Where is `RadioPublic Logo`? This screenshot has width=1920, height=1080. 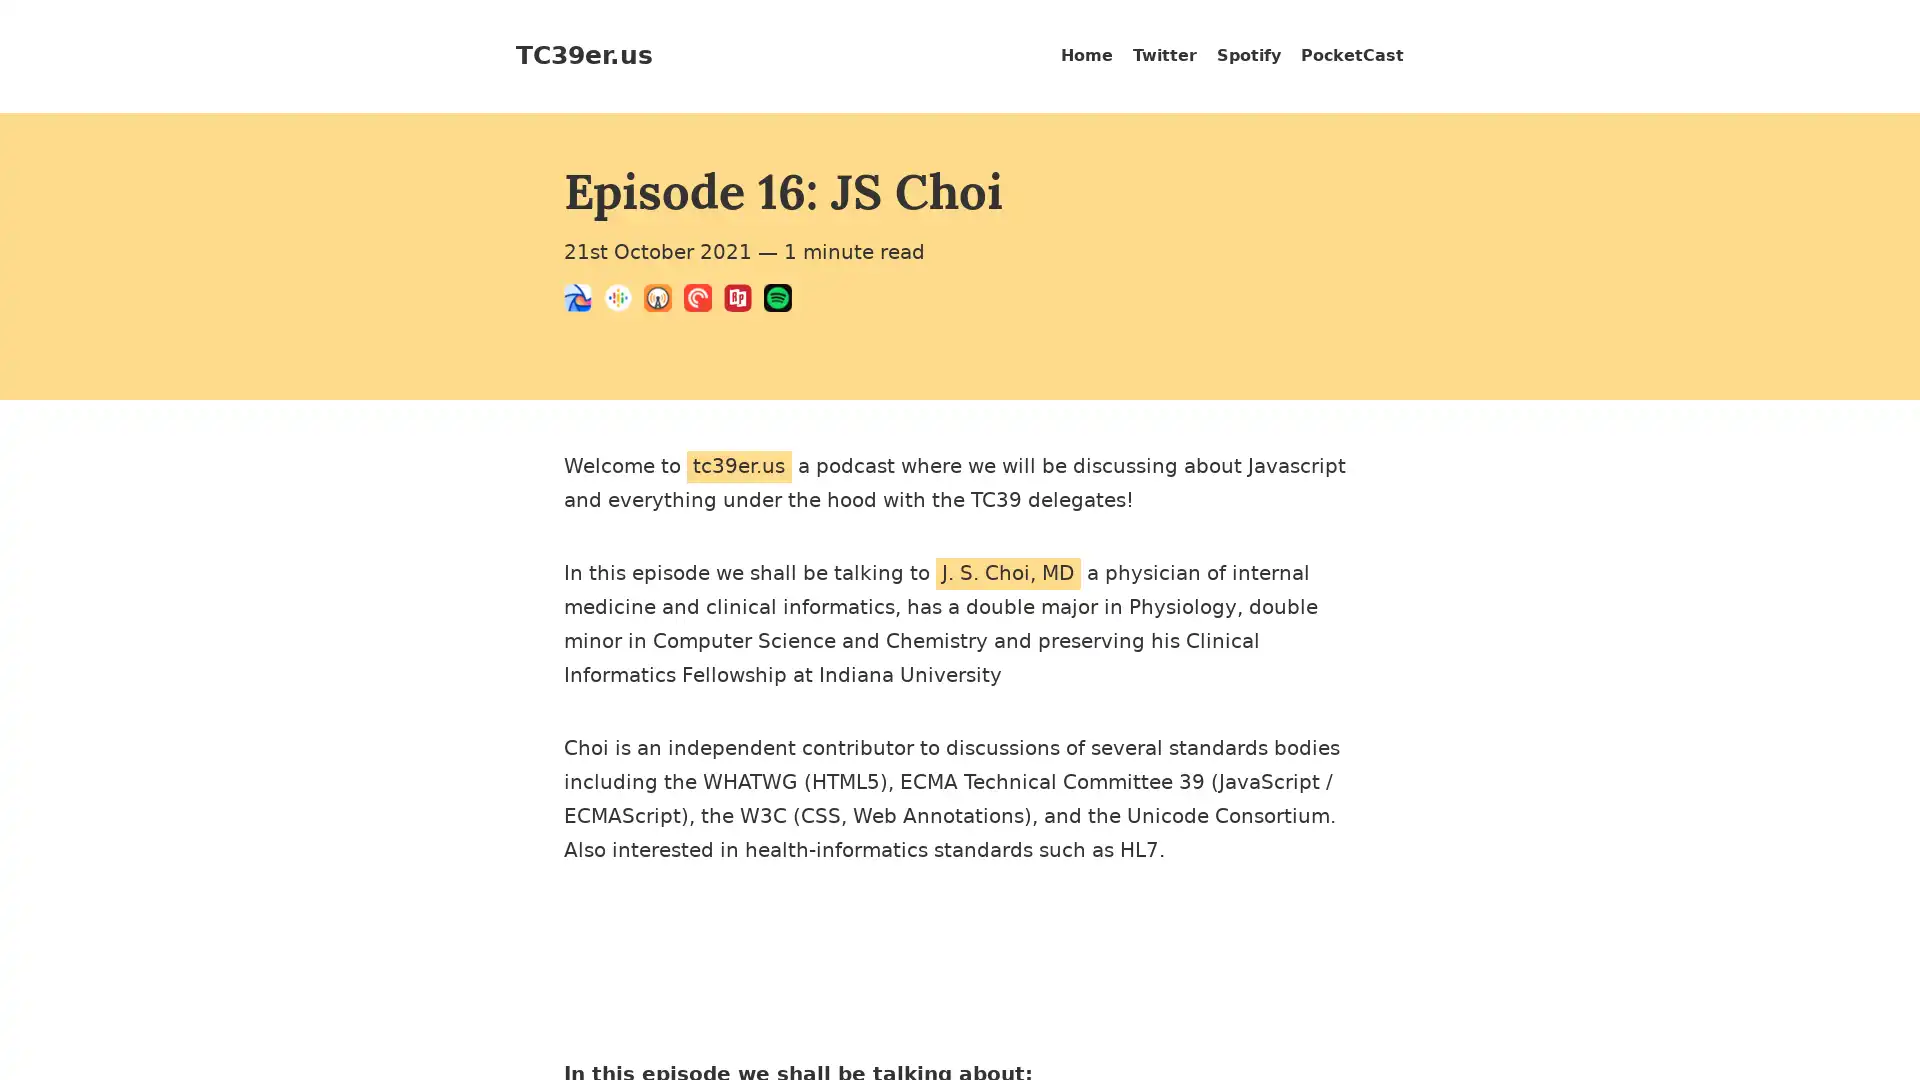 RadioPublic Logo is located at coordinates (743, 301).